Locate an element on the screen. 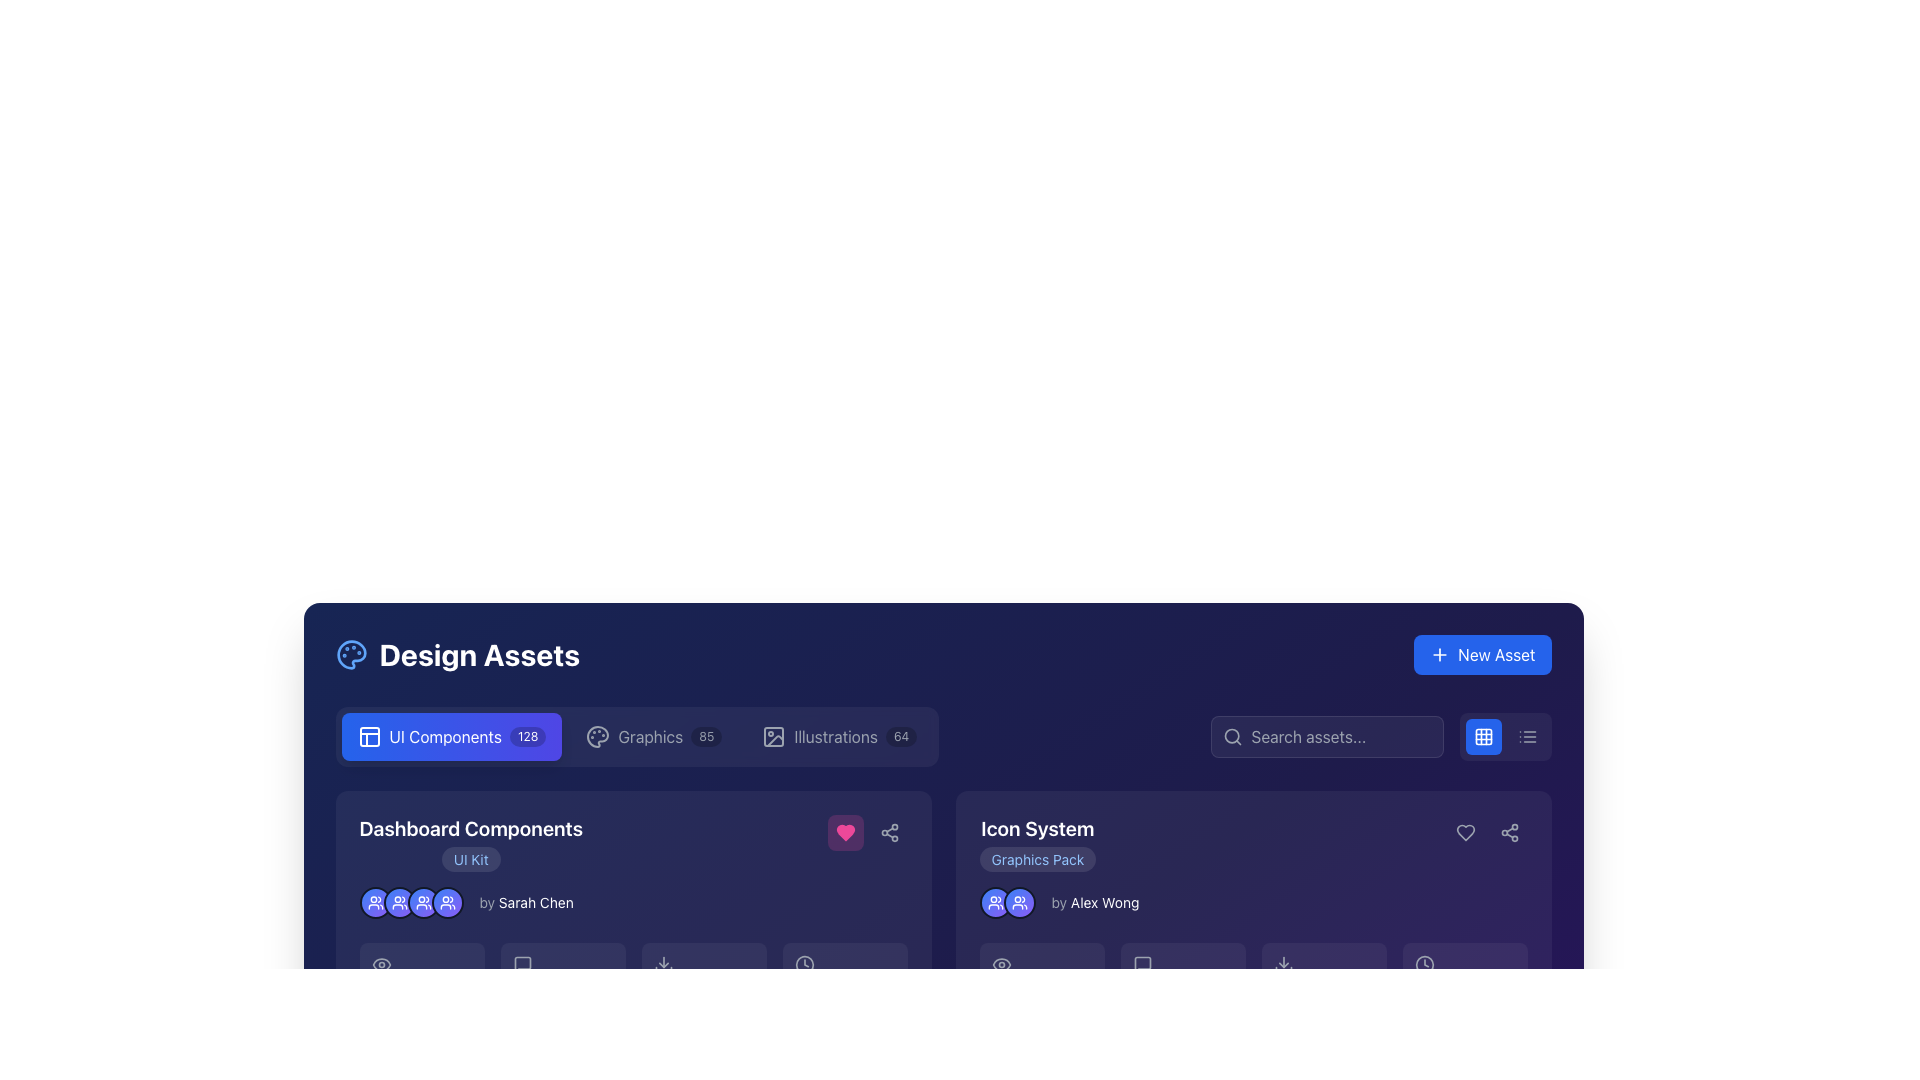 This screenshot has height=1080, width=1920. the grid toggle button icon located in the top bar of the layout, positioned slightly to the right of the search bar is located at coordinates (1483, 736).